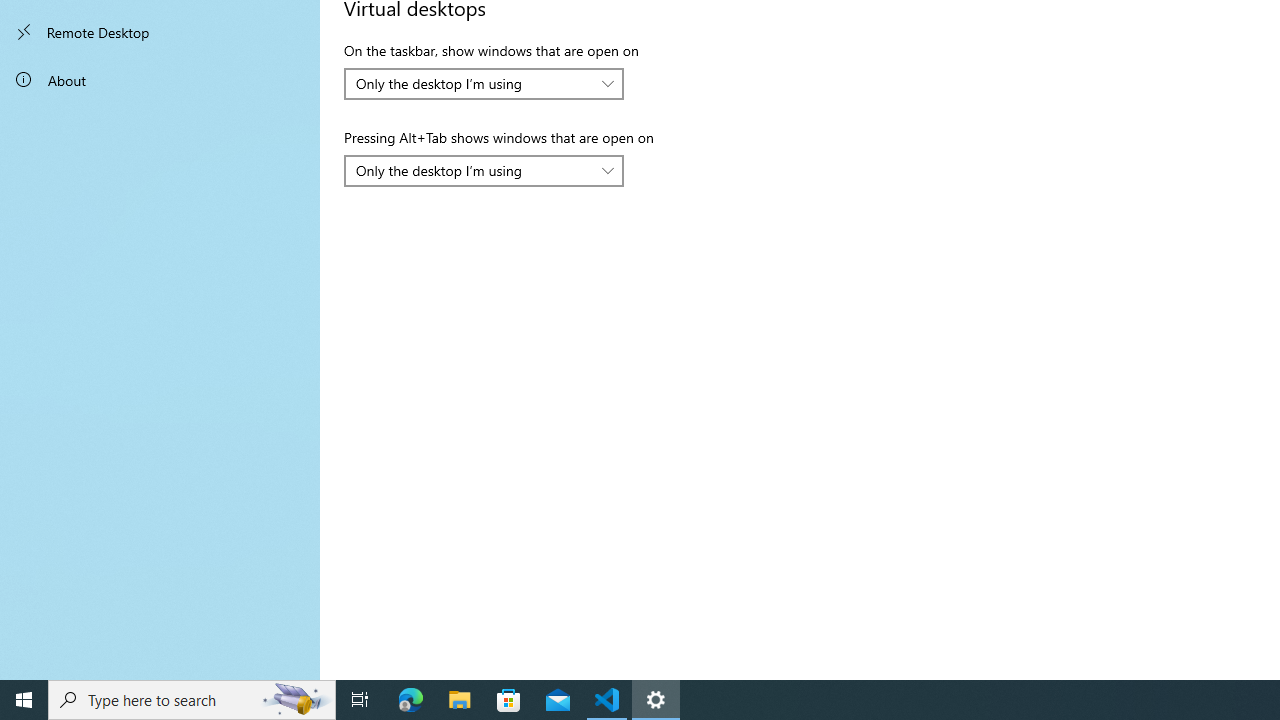  What do you see at coordinates (484, 82) in the screenshot?
I see `'On the taskbar, show windows that are open on'` at bounding box center [484, 82].